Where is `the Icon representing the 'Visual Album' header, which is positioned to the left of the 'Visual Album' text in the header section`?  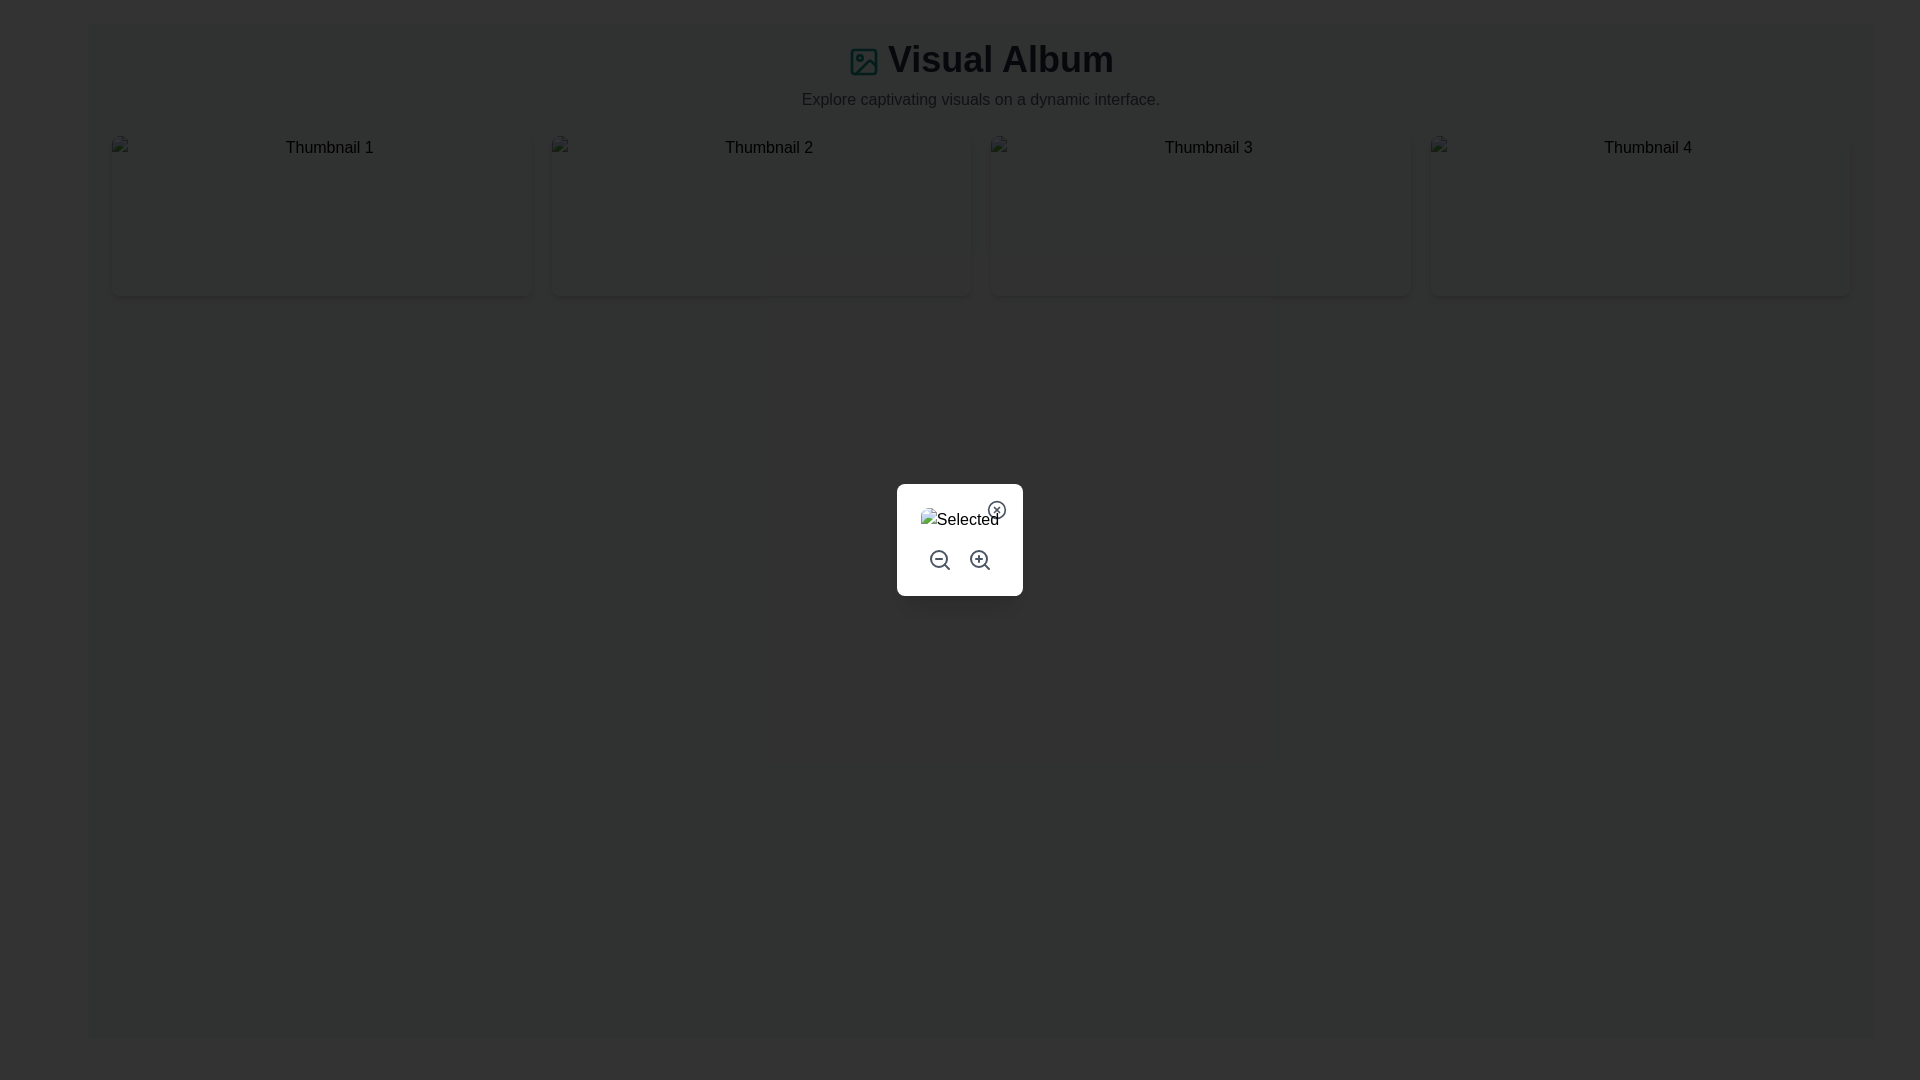
the Icon representing the 'Visual Album' header, which is positioned to the left of the 'Visual Album' text in the header section is located at coordinates (864, 61).